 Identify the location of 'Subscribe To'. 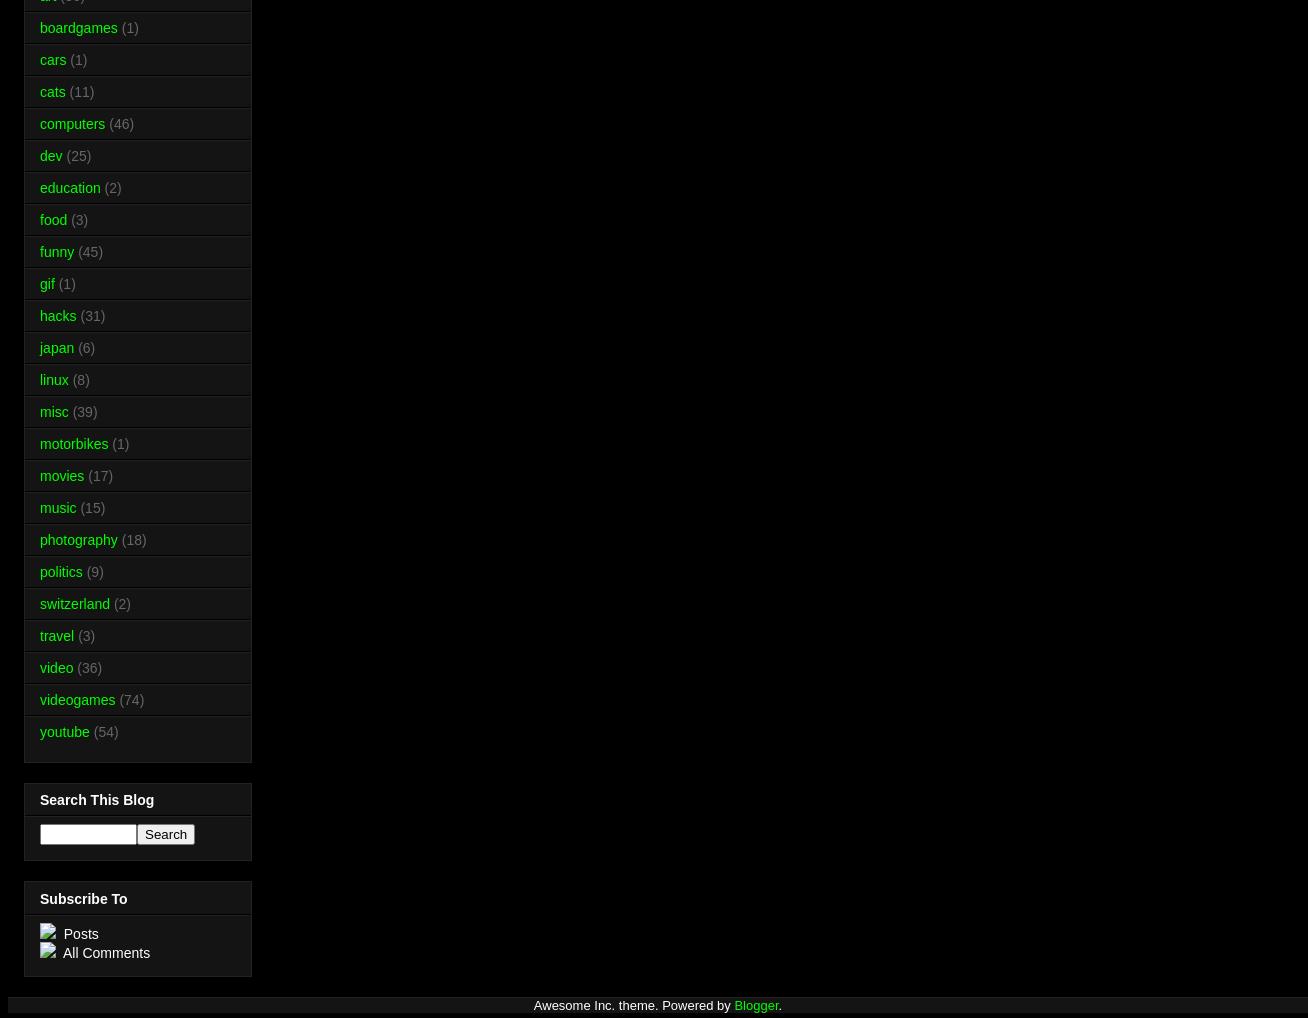
(40, 897).